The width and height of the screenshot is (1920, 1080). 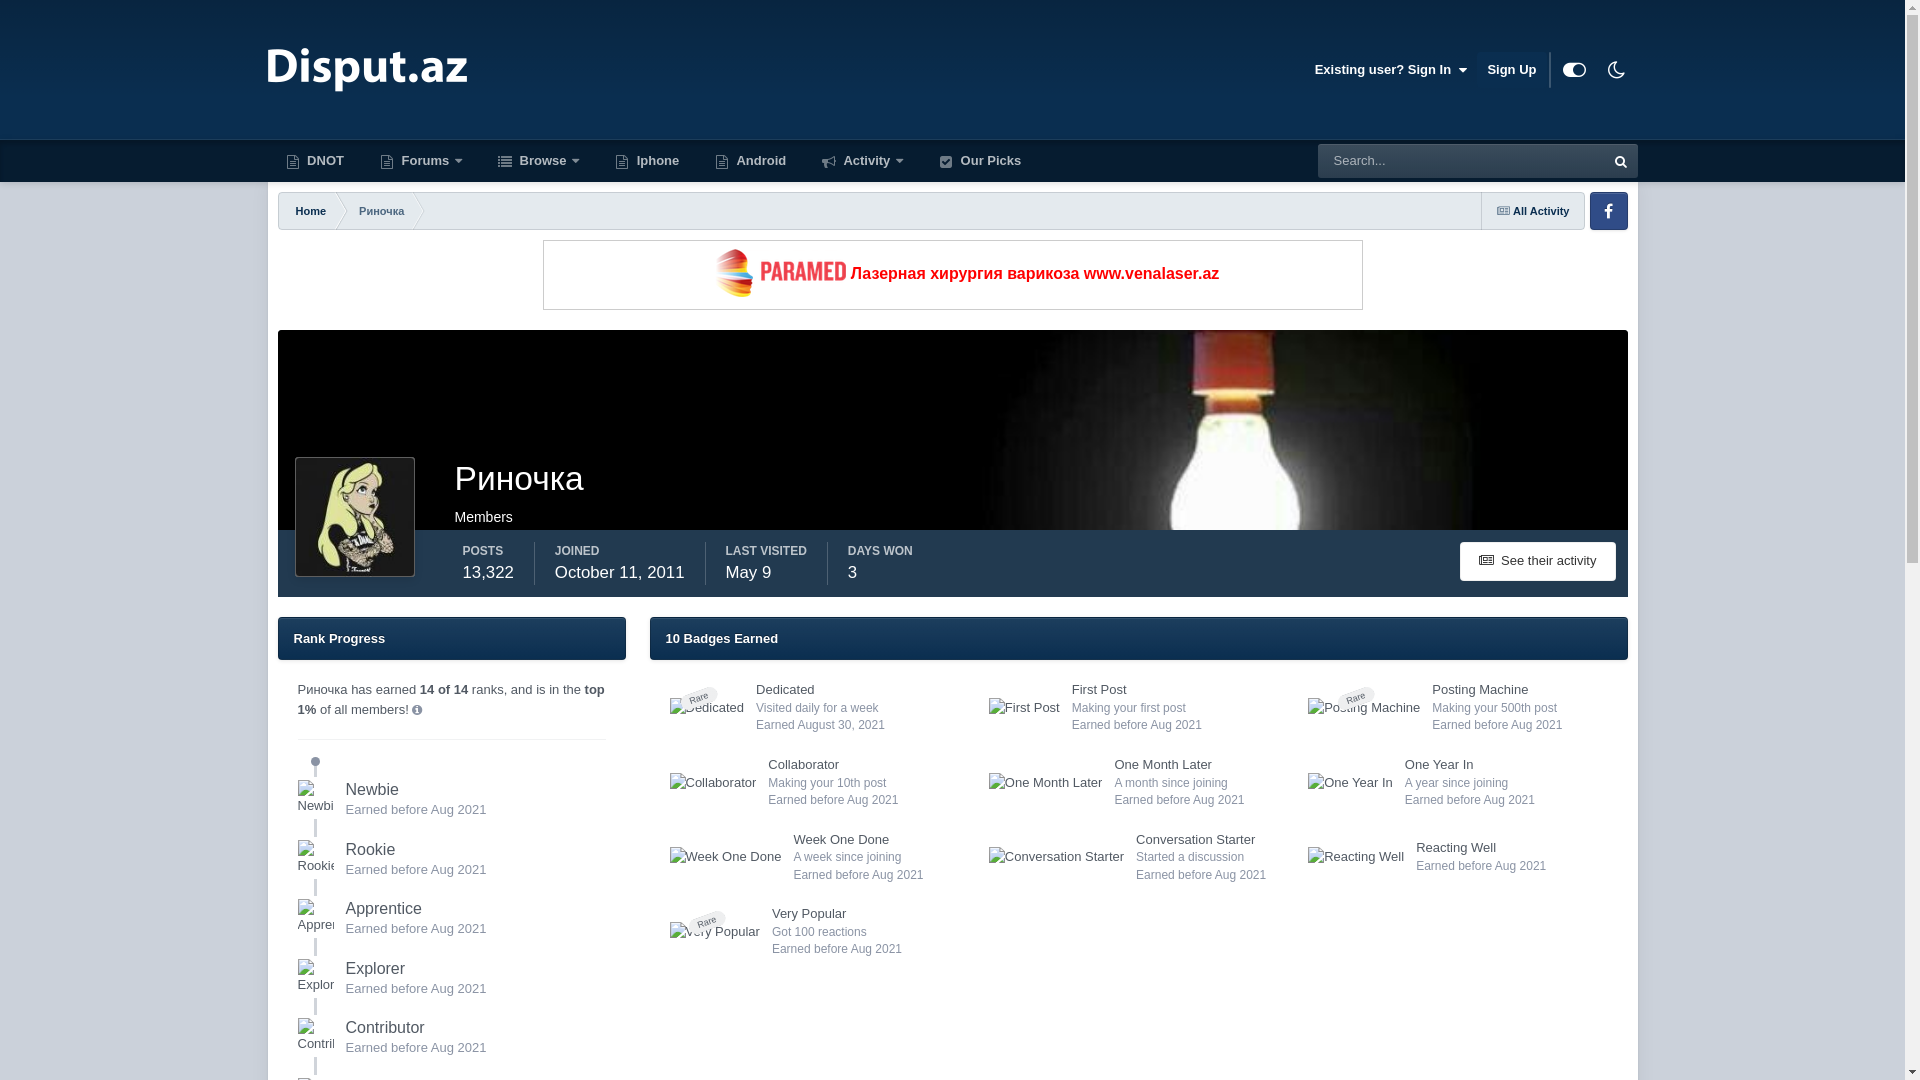 I want to click on 'Browse', so click(x=538, y=160).